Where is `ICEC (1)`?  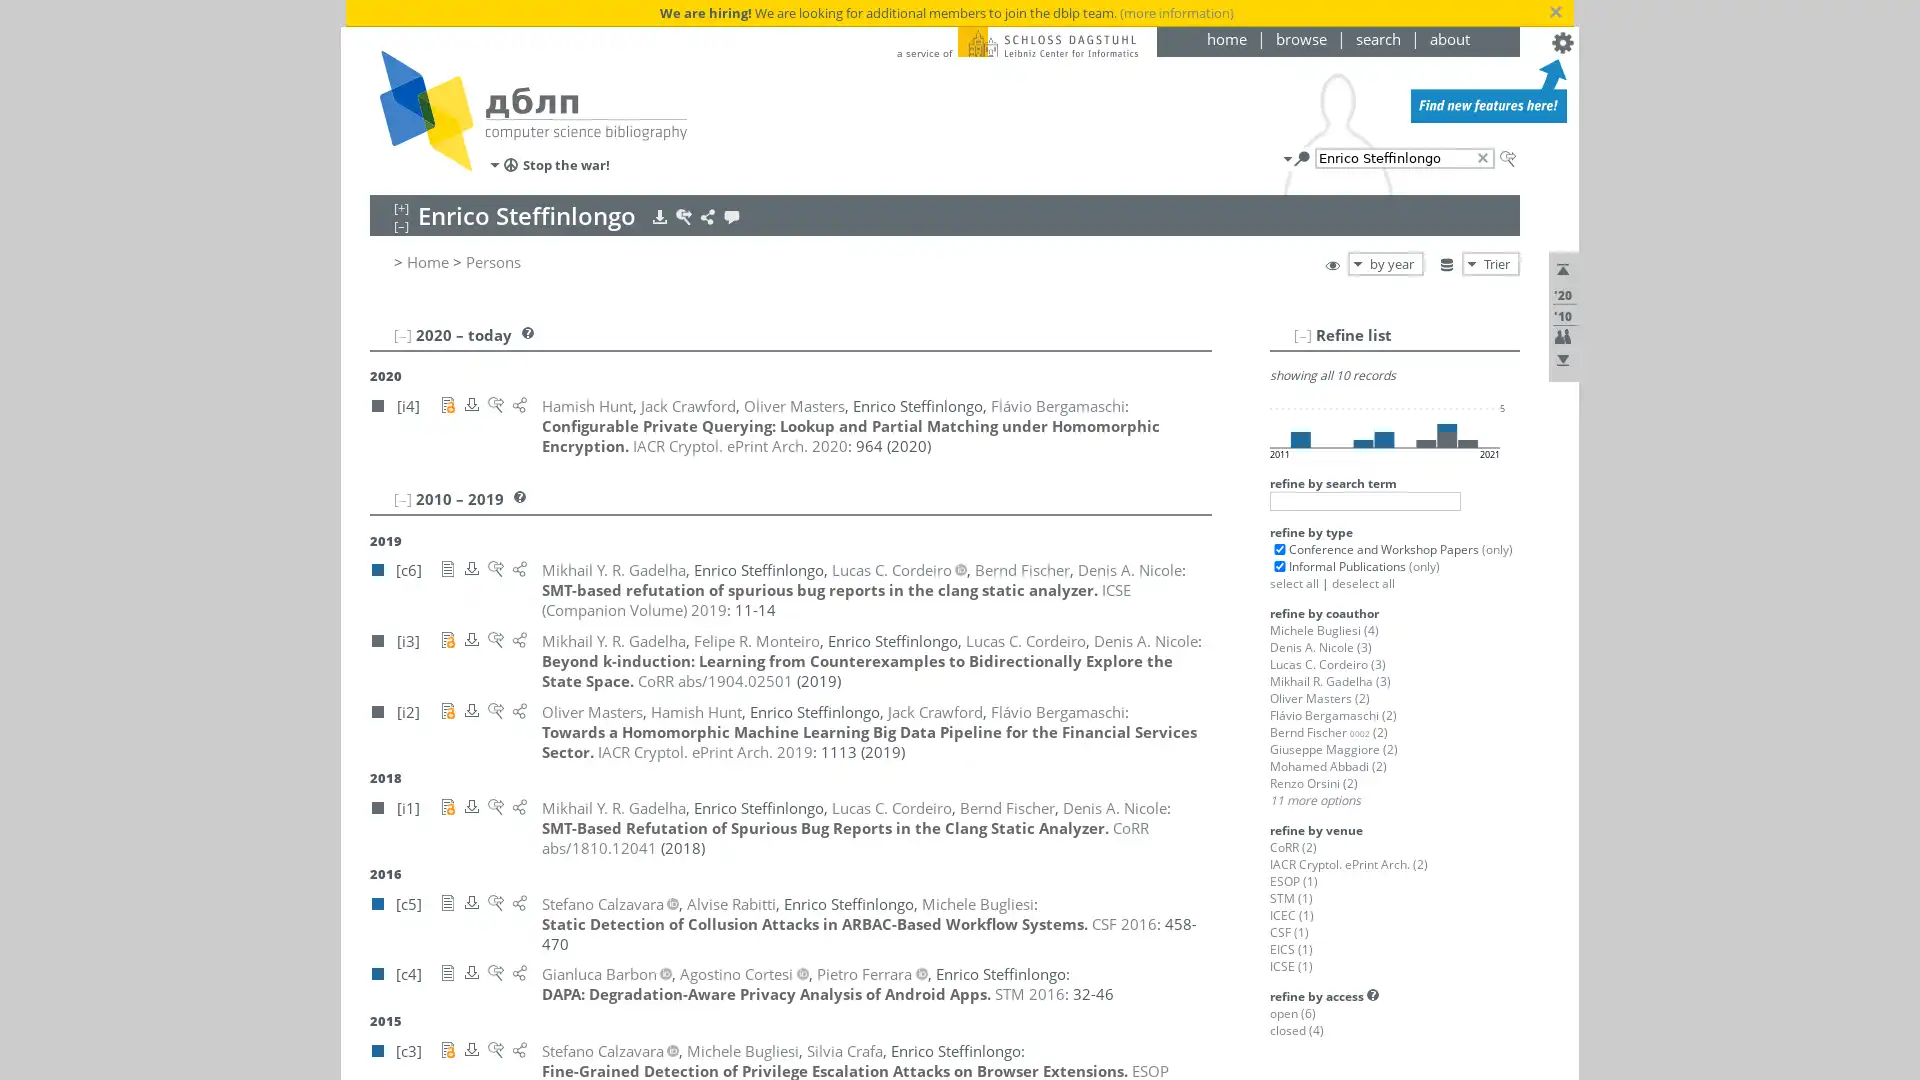
ICEC (1) is located at coordinates (1291, 915).